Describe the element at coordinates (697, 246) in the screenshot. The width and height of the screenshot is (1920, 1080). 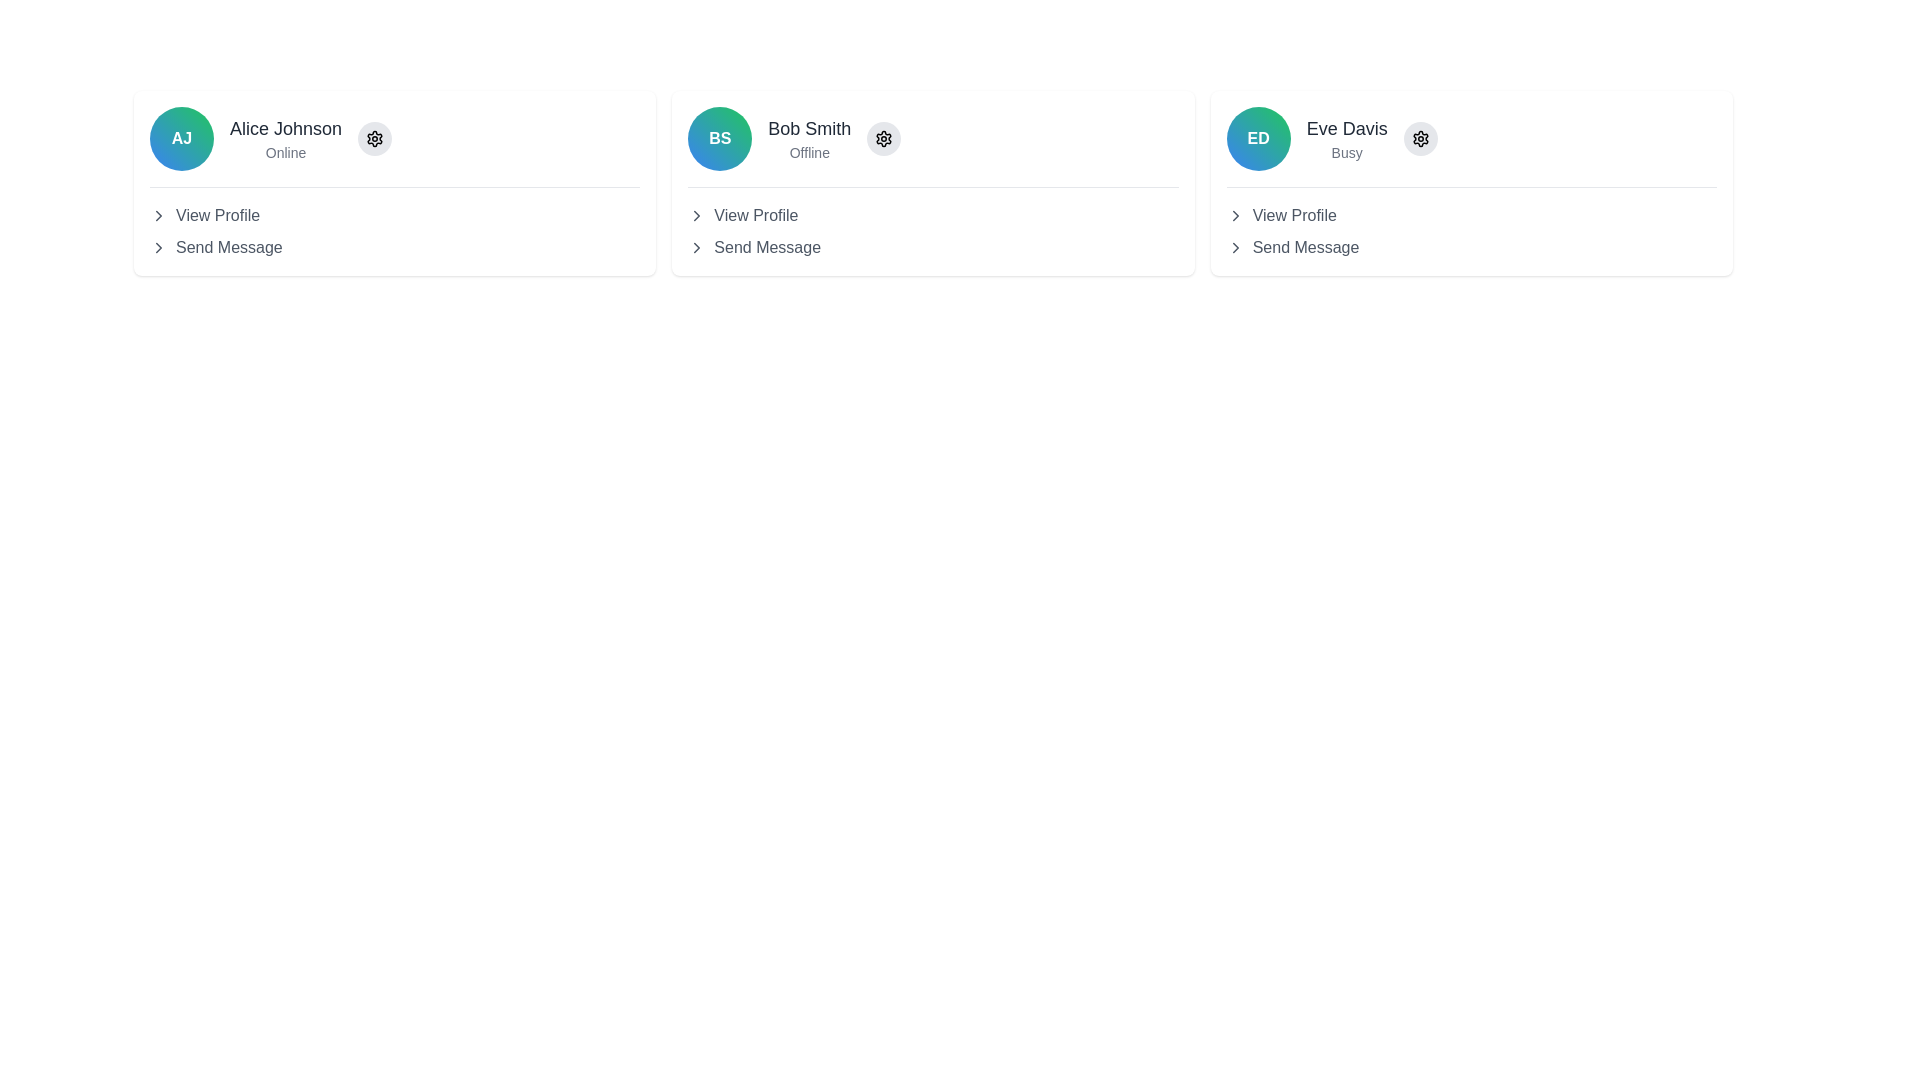
I see `the icon indicating the expandability or selection of the 'Send Message' text associated with user 'Bob Smith'` at that location.